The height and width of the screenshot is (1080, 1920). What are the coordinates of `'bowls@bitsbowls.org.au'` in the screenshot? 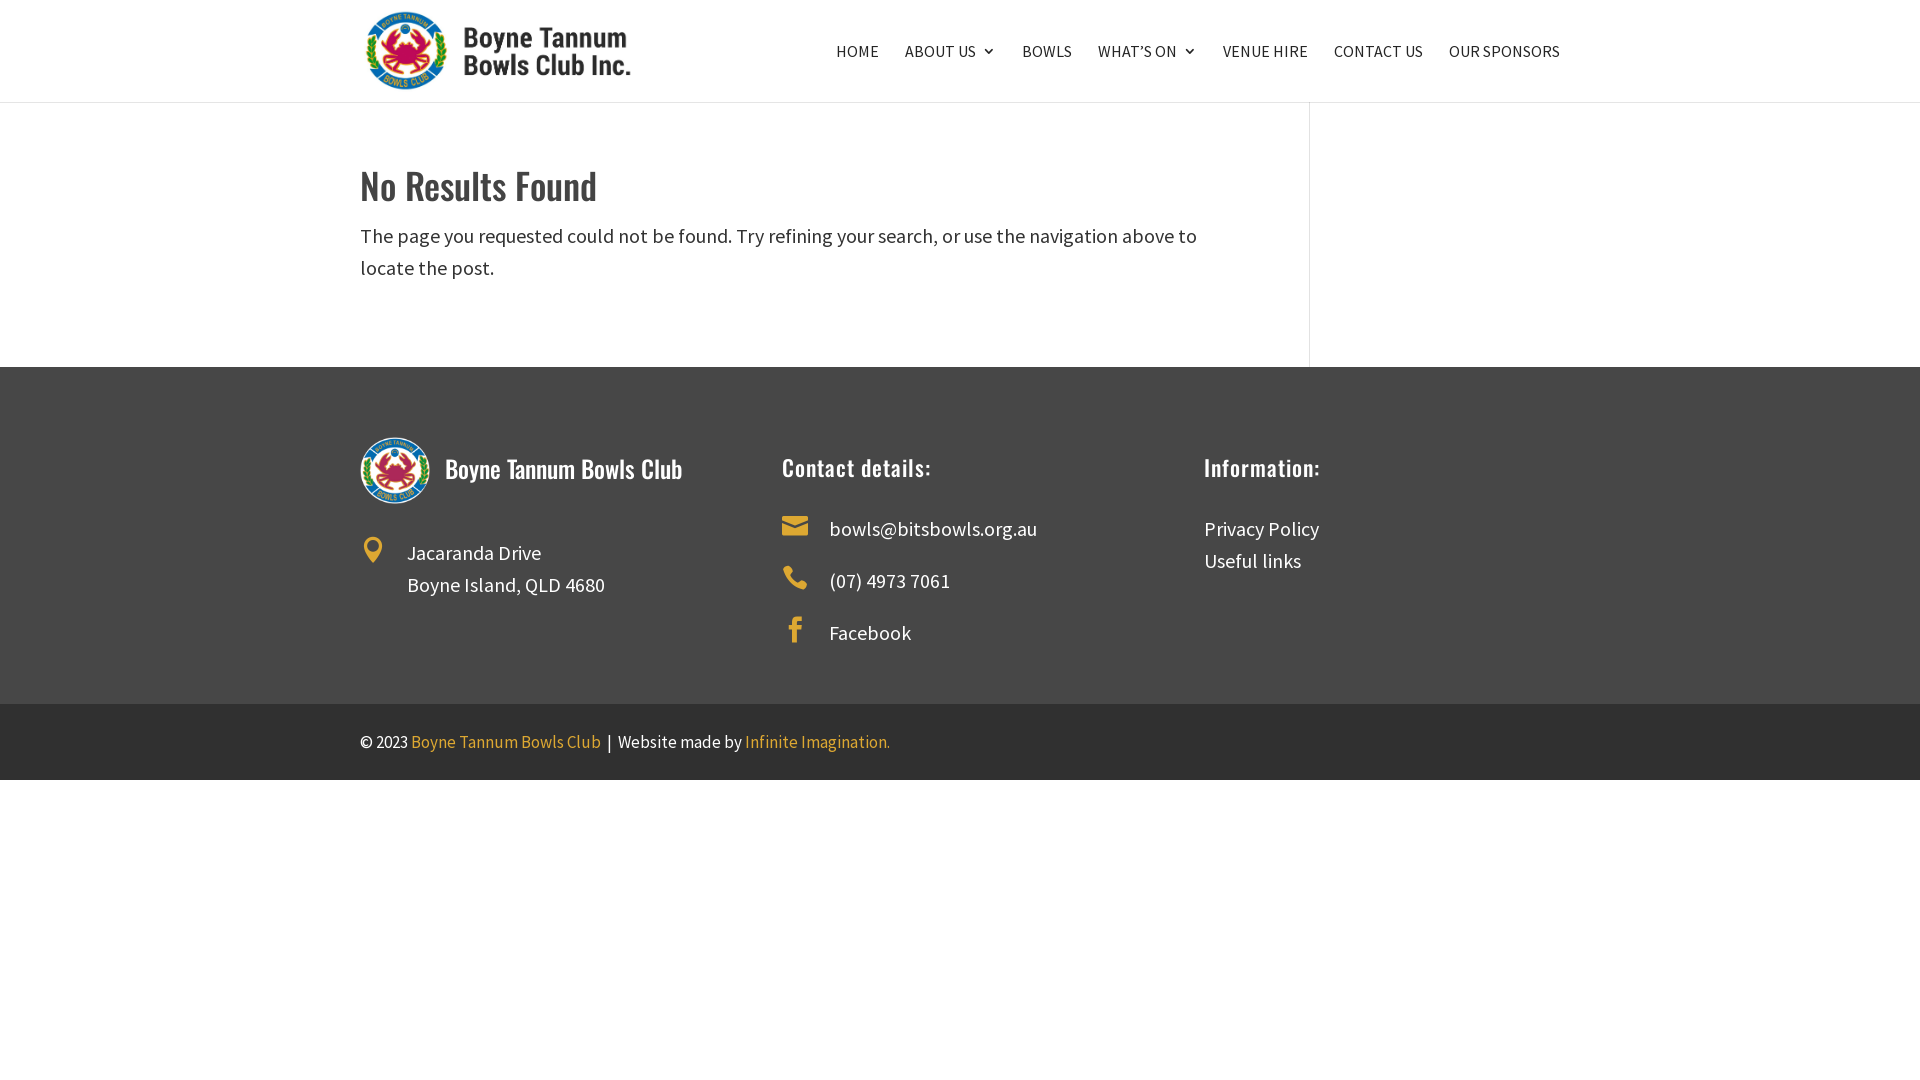 It's located at (931, 527).